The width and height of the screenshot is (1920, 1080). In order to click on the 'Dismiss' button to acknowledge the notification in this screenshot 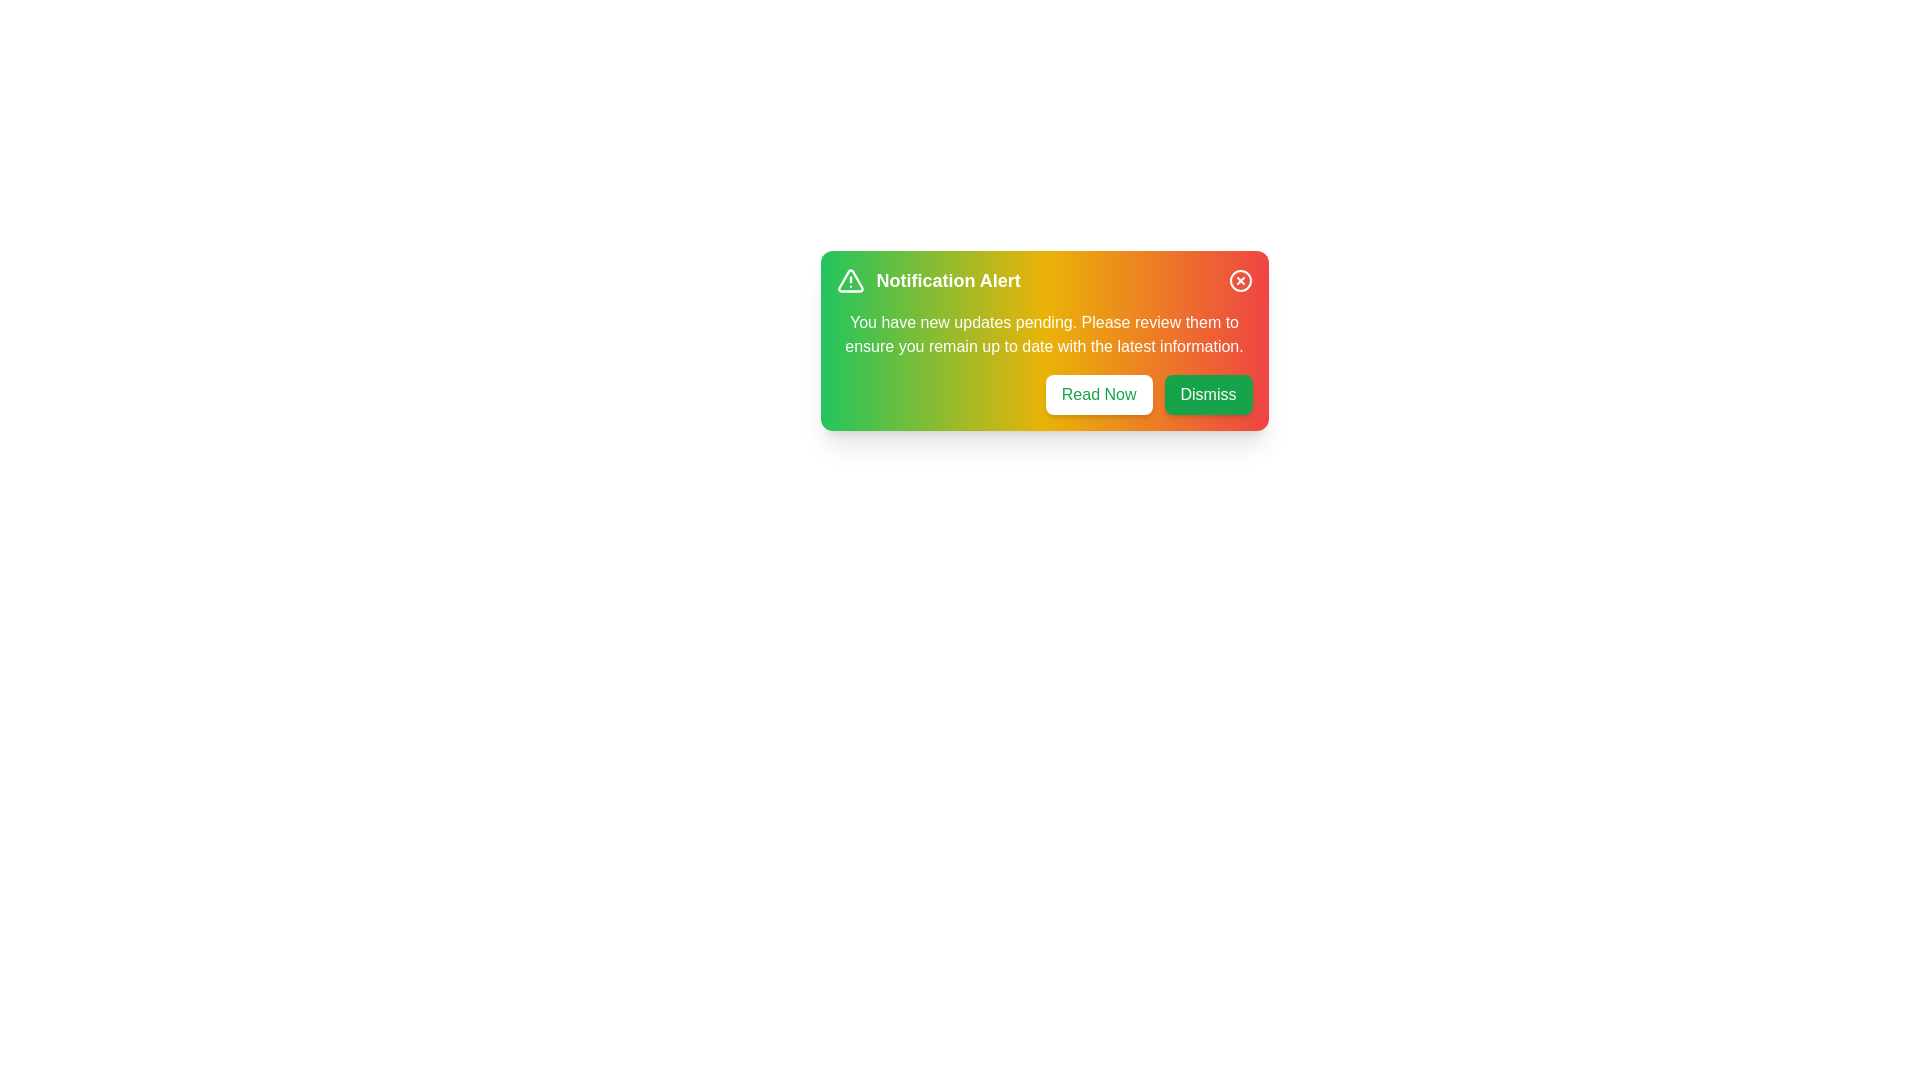, I will do `click(1207, 394)`.